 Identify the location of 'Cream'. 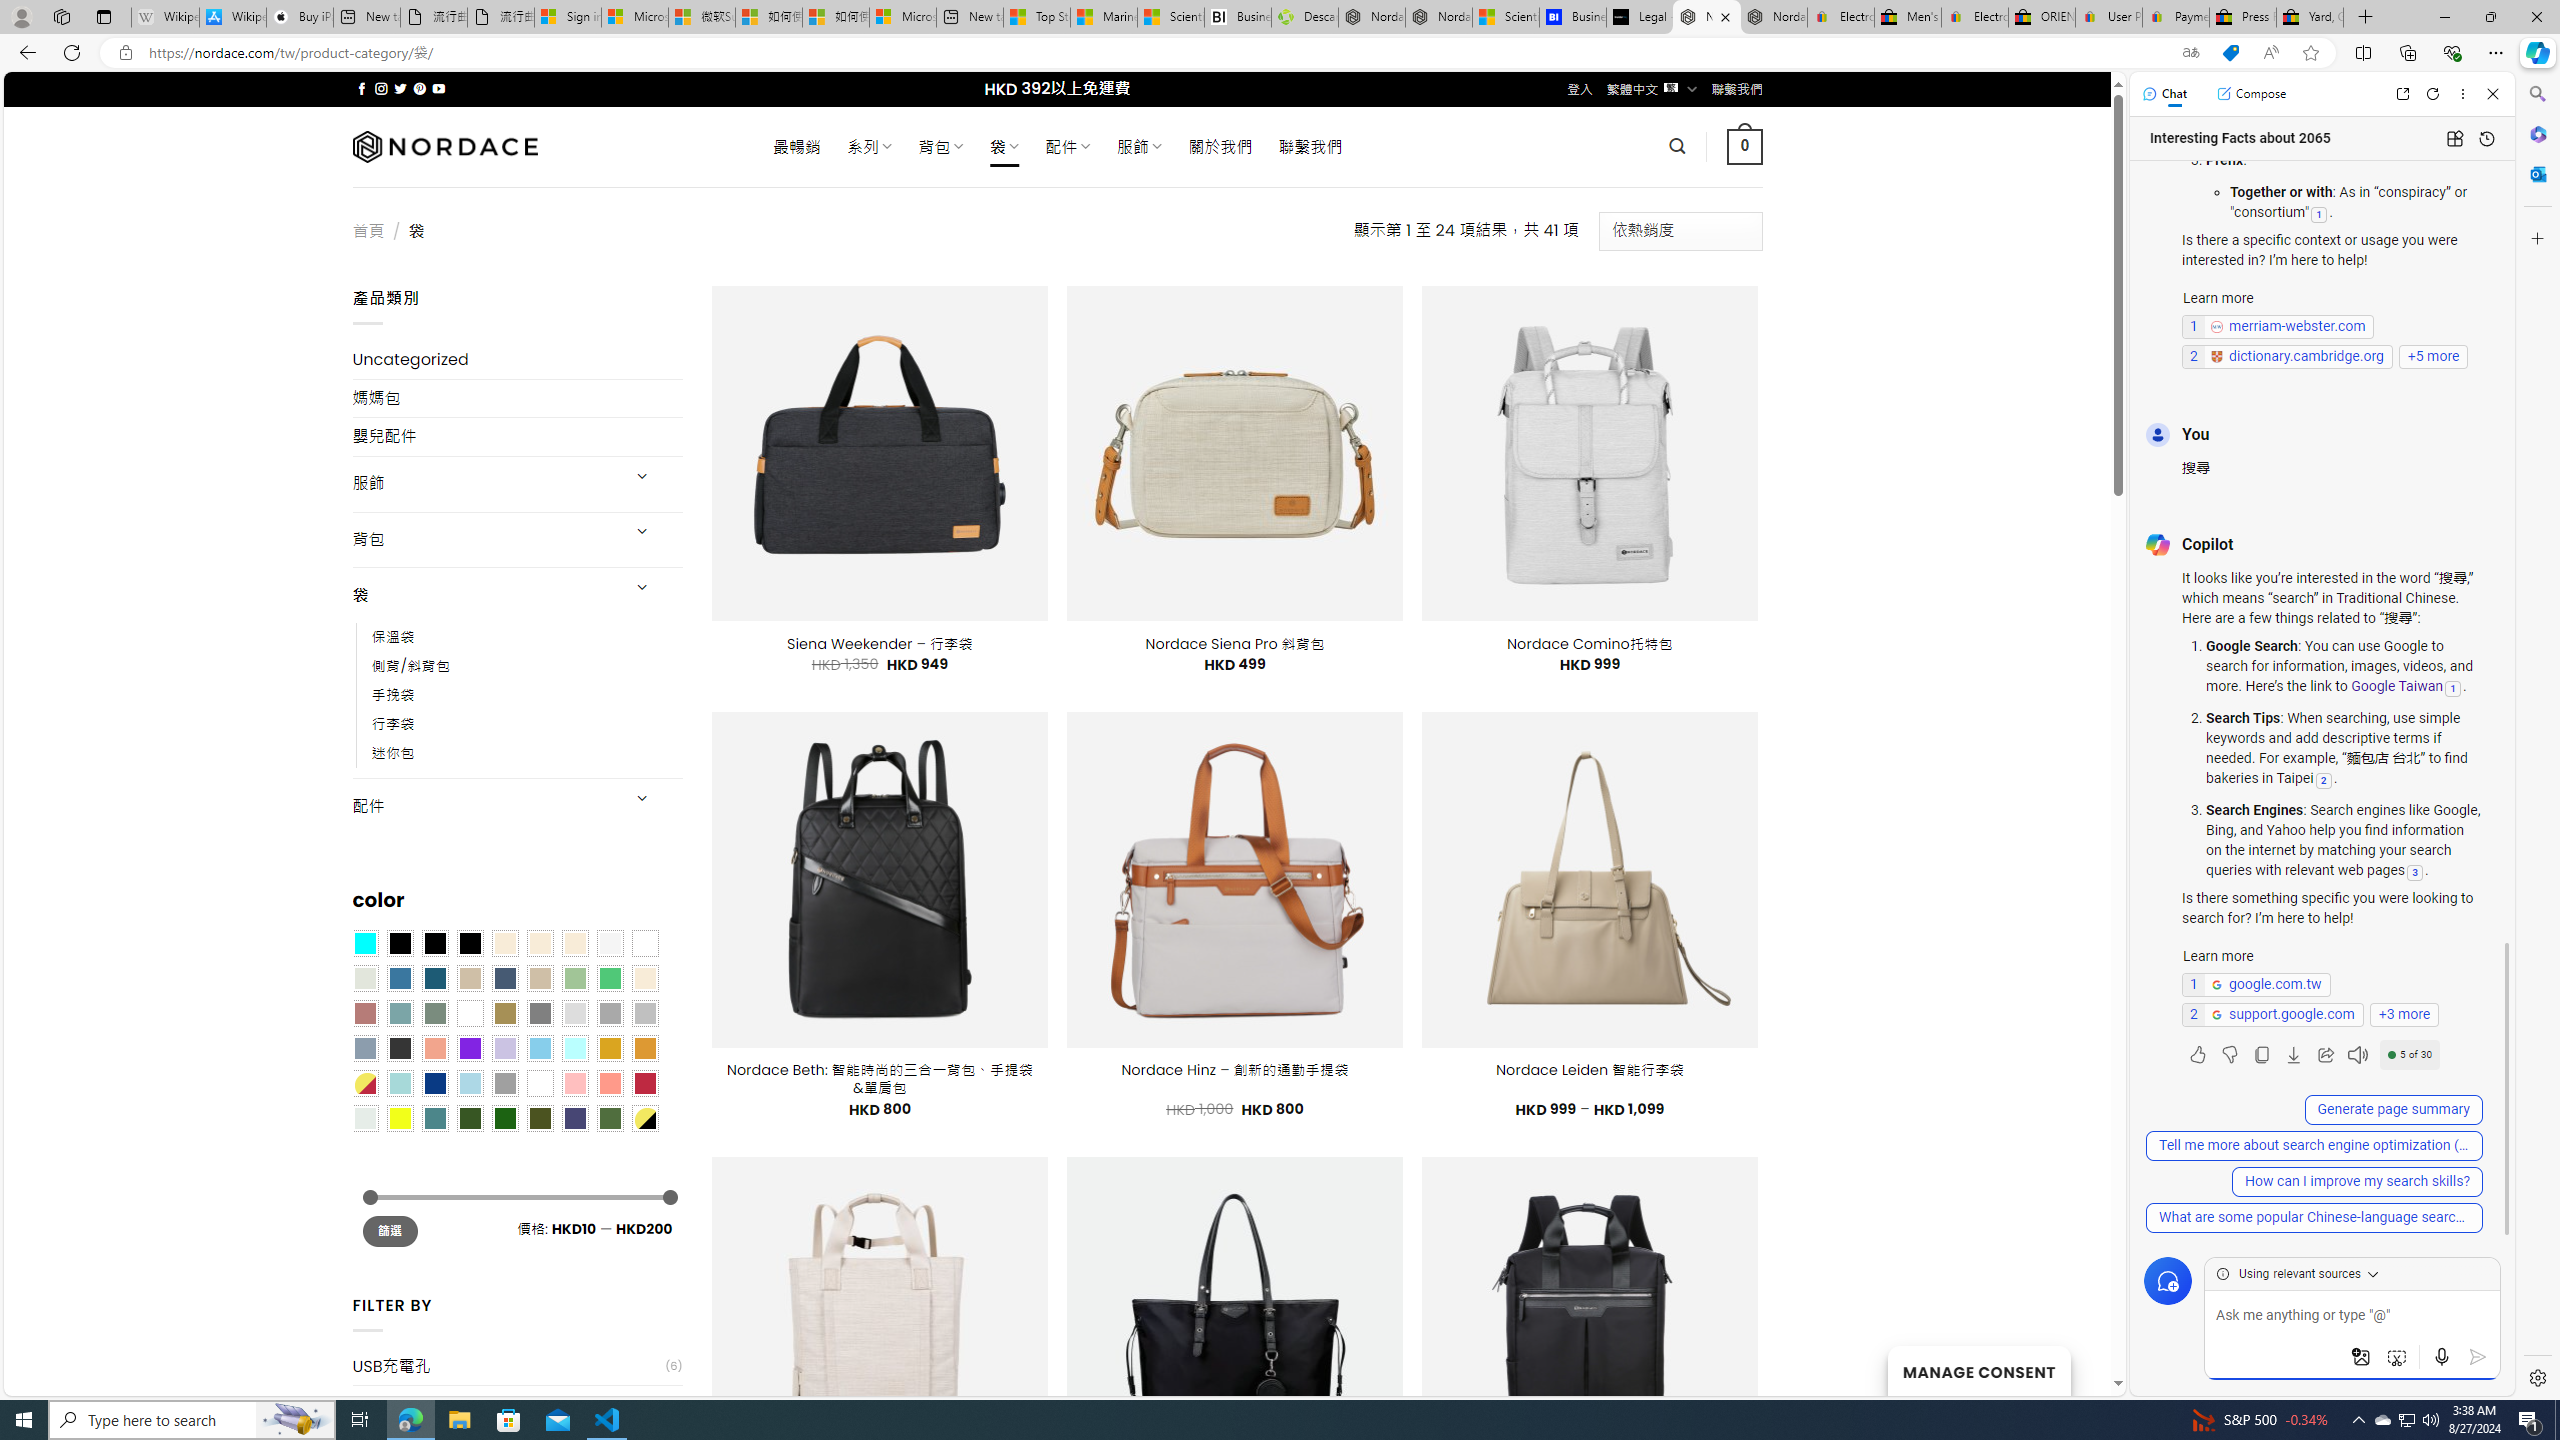
(575, 942).